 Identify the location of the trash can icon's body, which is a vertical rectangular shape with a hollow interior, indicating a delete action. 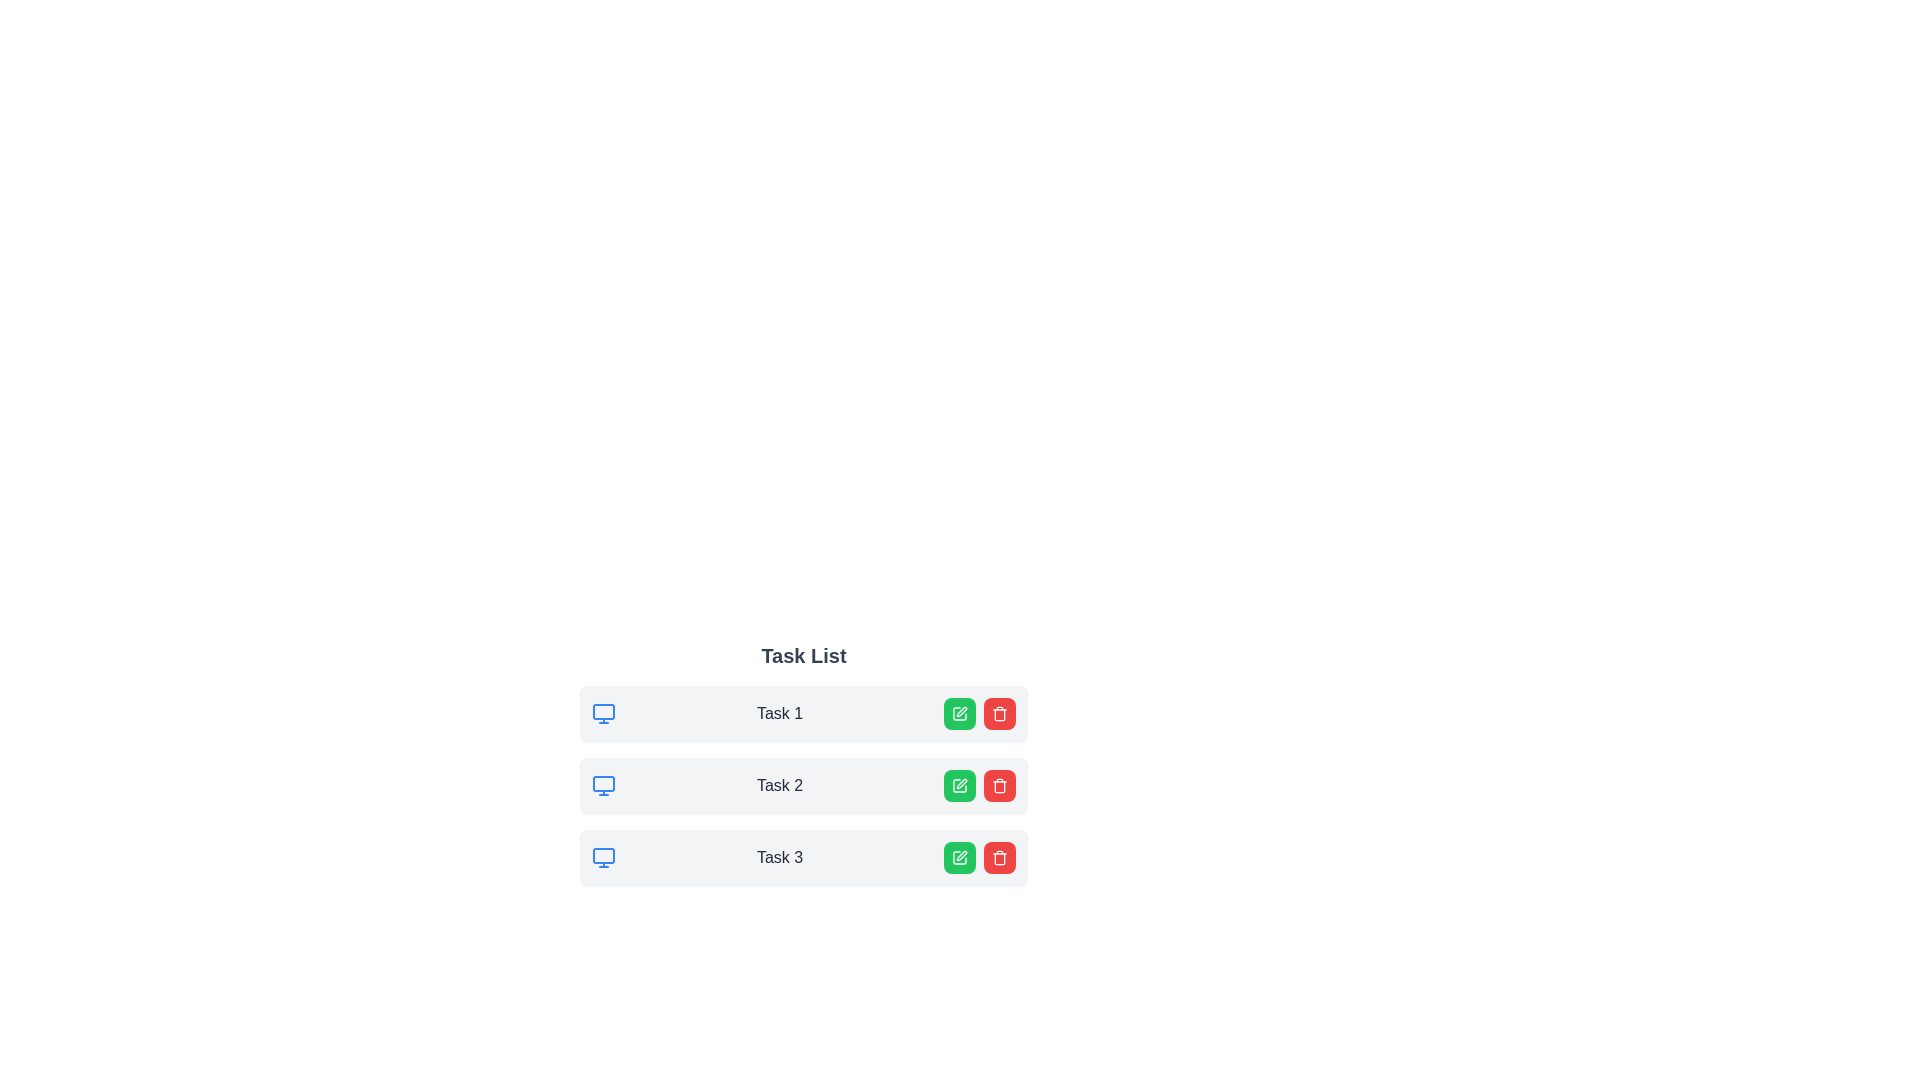
(999, 713).